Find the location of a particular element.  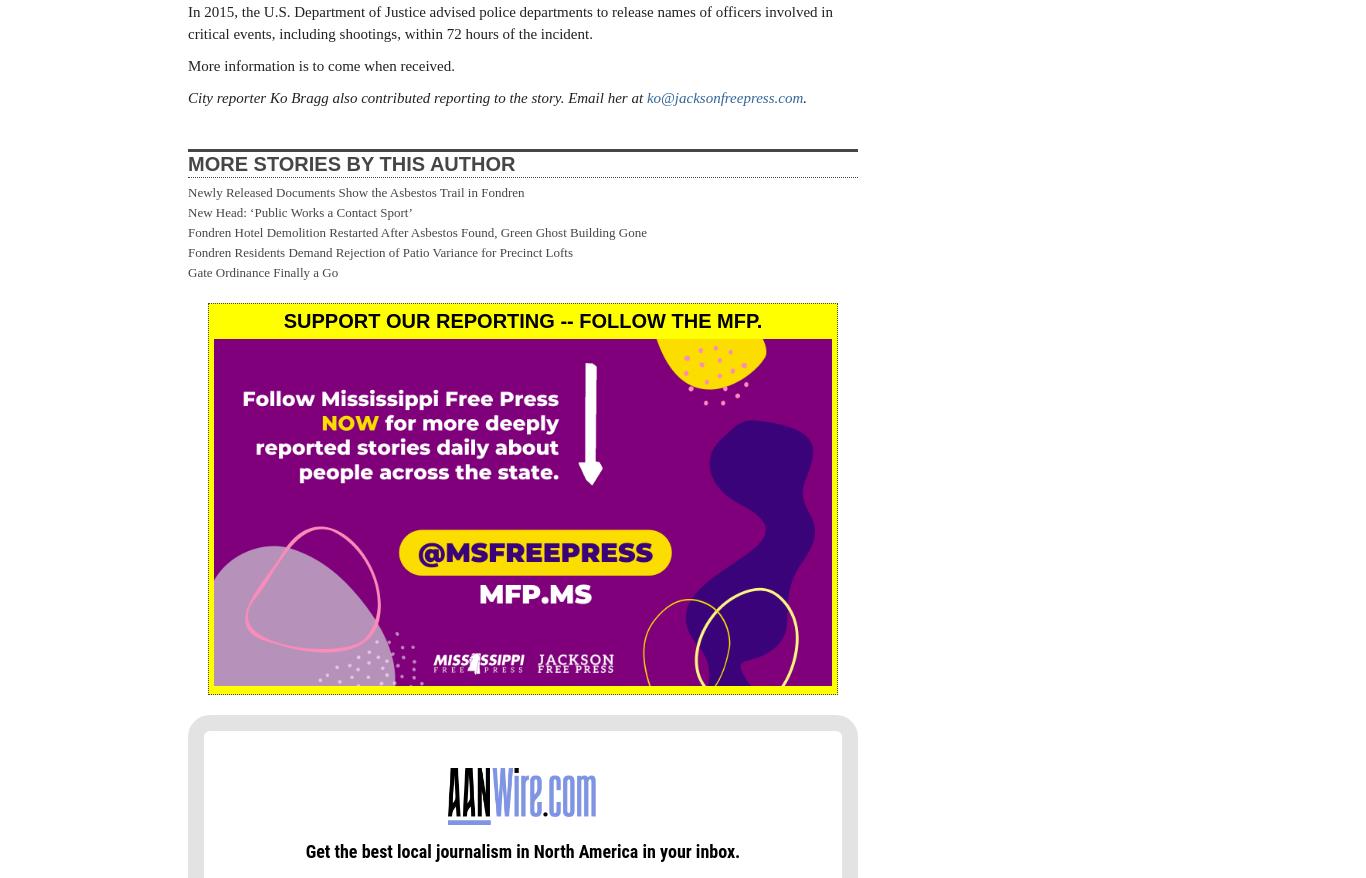

'In 2015, the U.S. Department of Justice advised police departments to release names of officers involved in critical events, including shootings, within 72 hours of the incident.' is located at coordinates (186, 21).